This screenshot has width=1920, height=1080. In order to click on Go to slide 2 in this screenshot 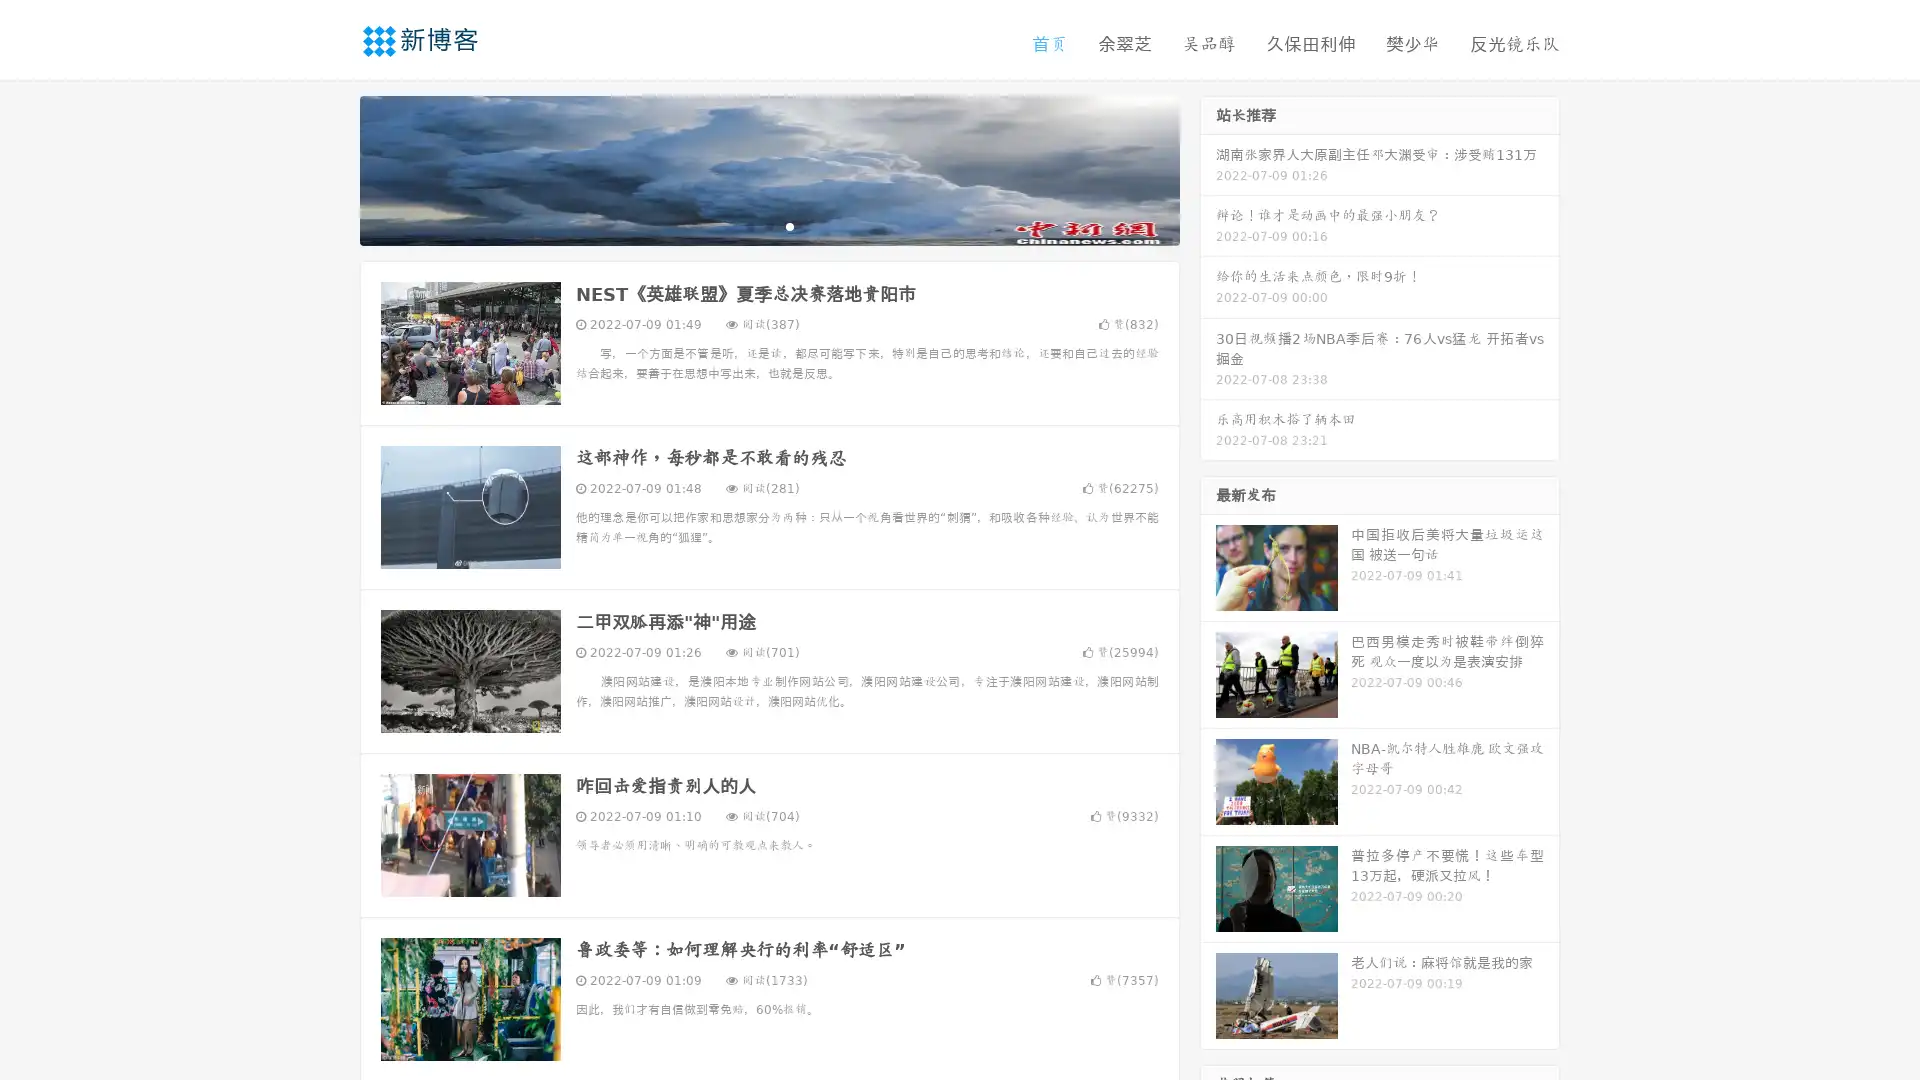, I will do `click(768, 225)`.